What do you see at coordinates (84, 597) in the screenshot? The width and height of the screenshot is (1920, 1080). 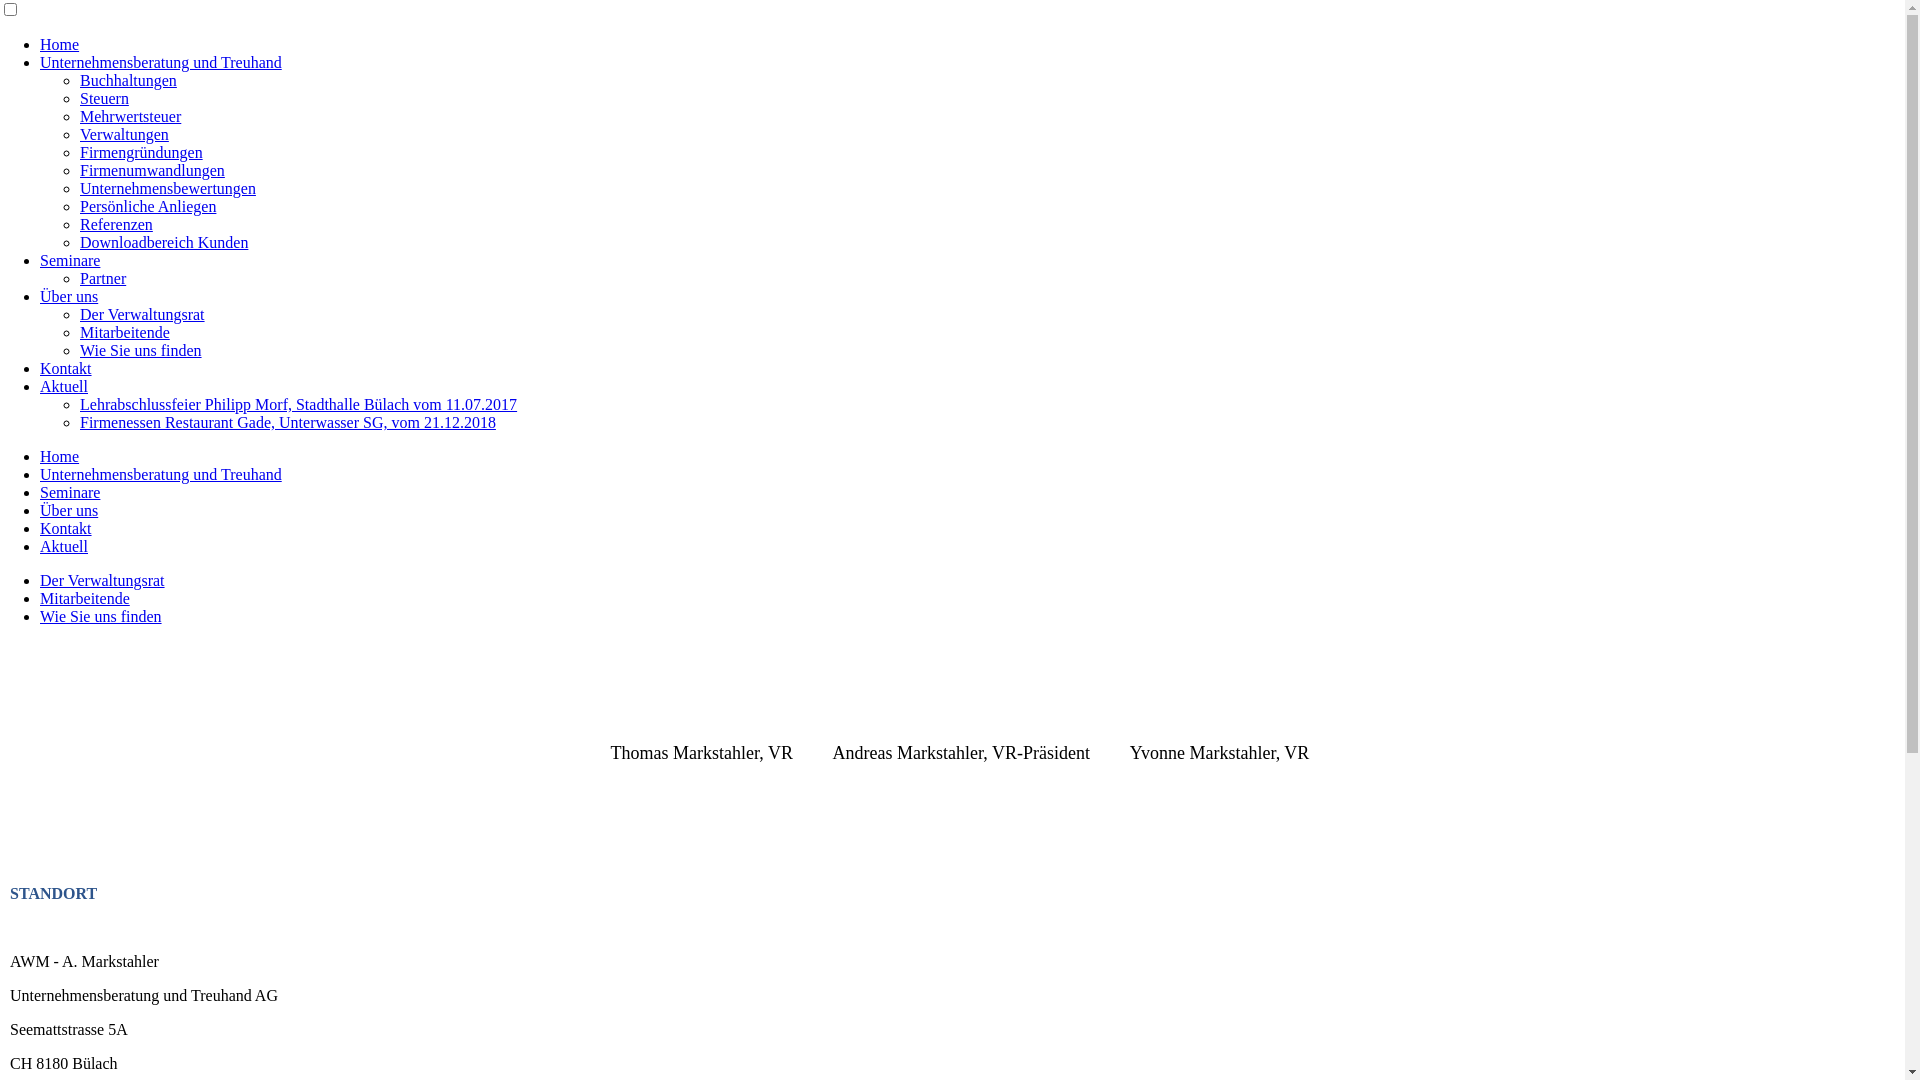 I see `'Mitarbeitende'` at bounding box center [84, 597].